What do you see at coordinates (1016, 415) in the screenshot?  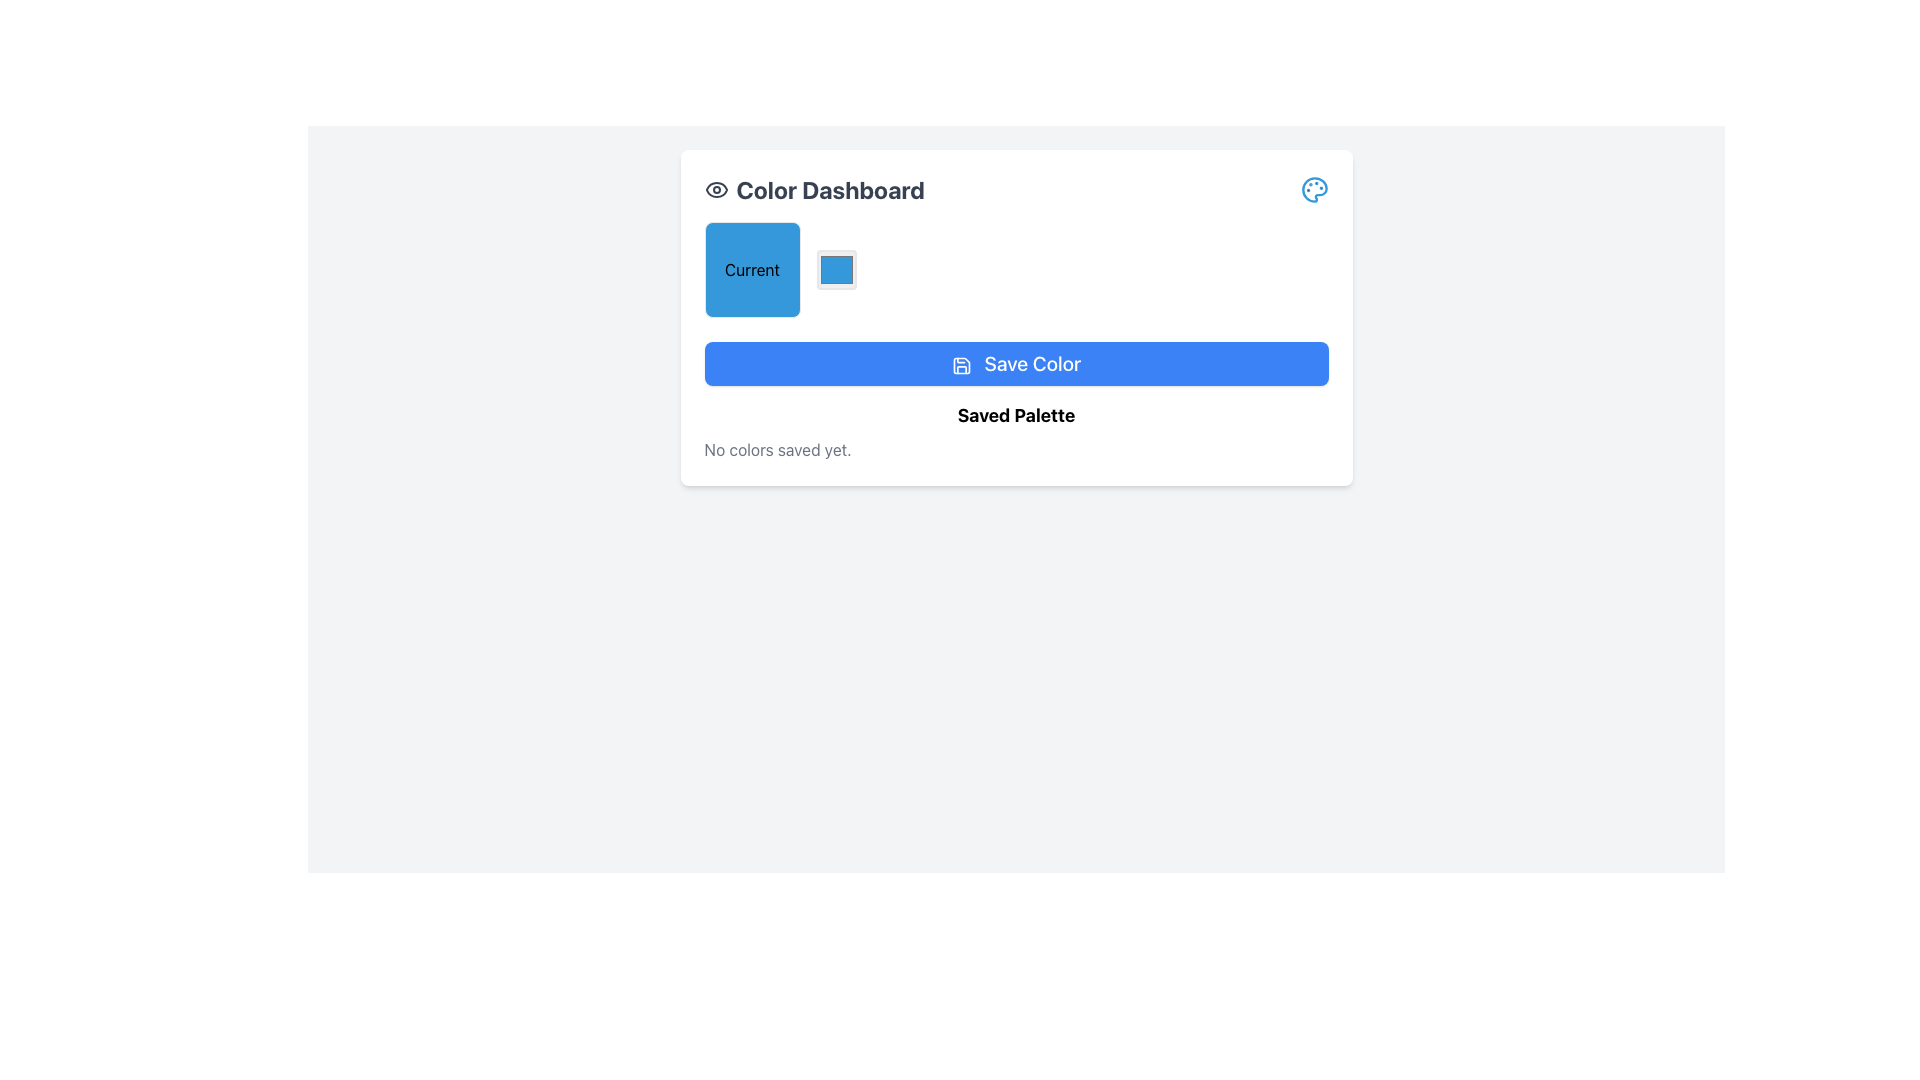 I see `the 'Saved Palette' section title text label, which is centrally aligned within its card-like component and positioned below the 'Save Color' button` at bounding box center [1016, 415].